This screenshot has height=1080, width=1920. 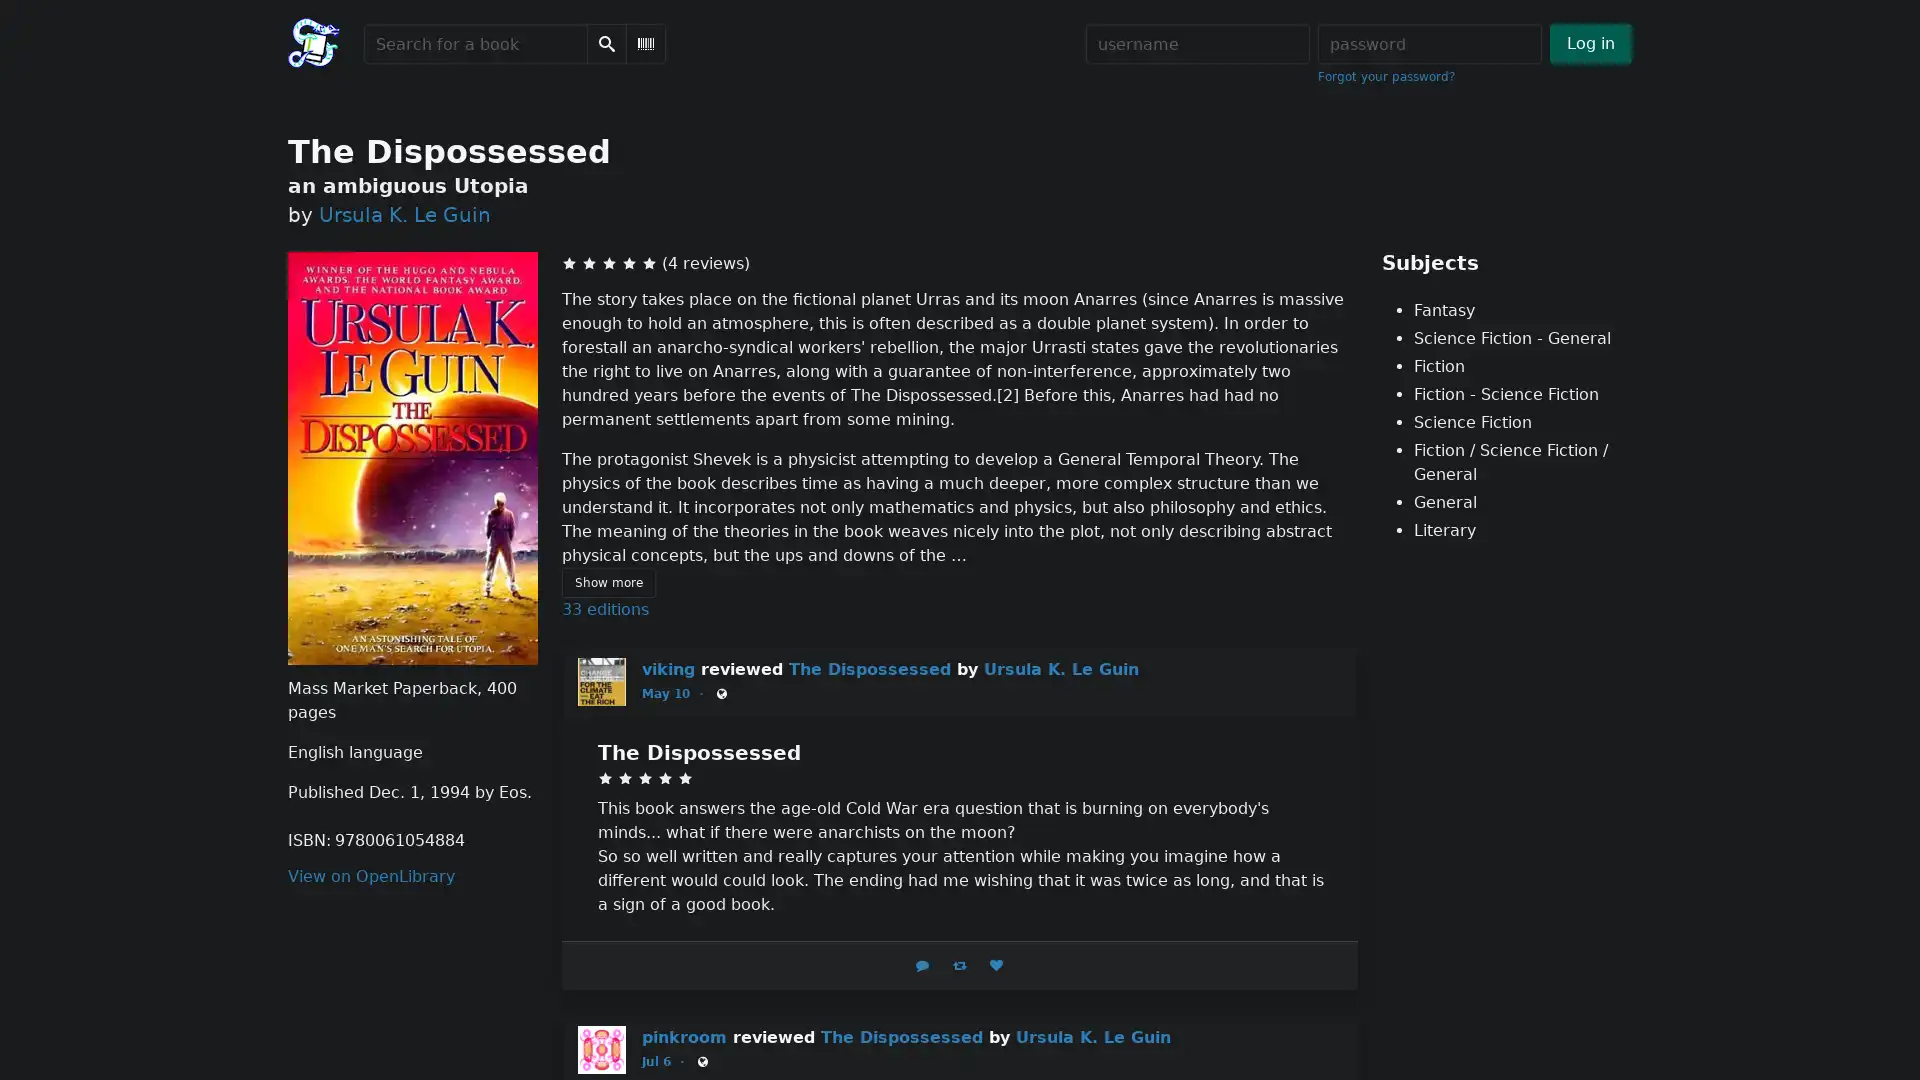 What do you see at coordinates (411, 458) in the screenshot?
I see `The Dispossessed (Paperback, 1994, Eos) Click to enlarge` at bounding box center [411, 458].